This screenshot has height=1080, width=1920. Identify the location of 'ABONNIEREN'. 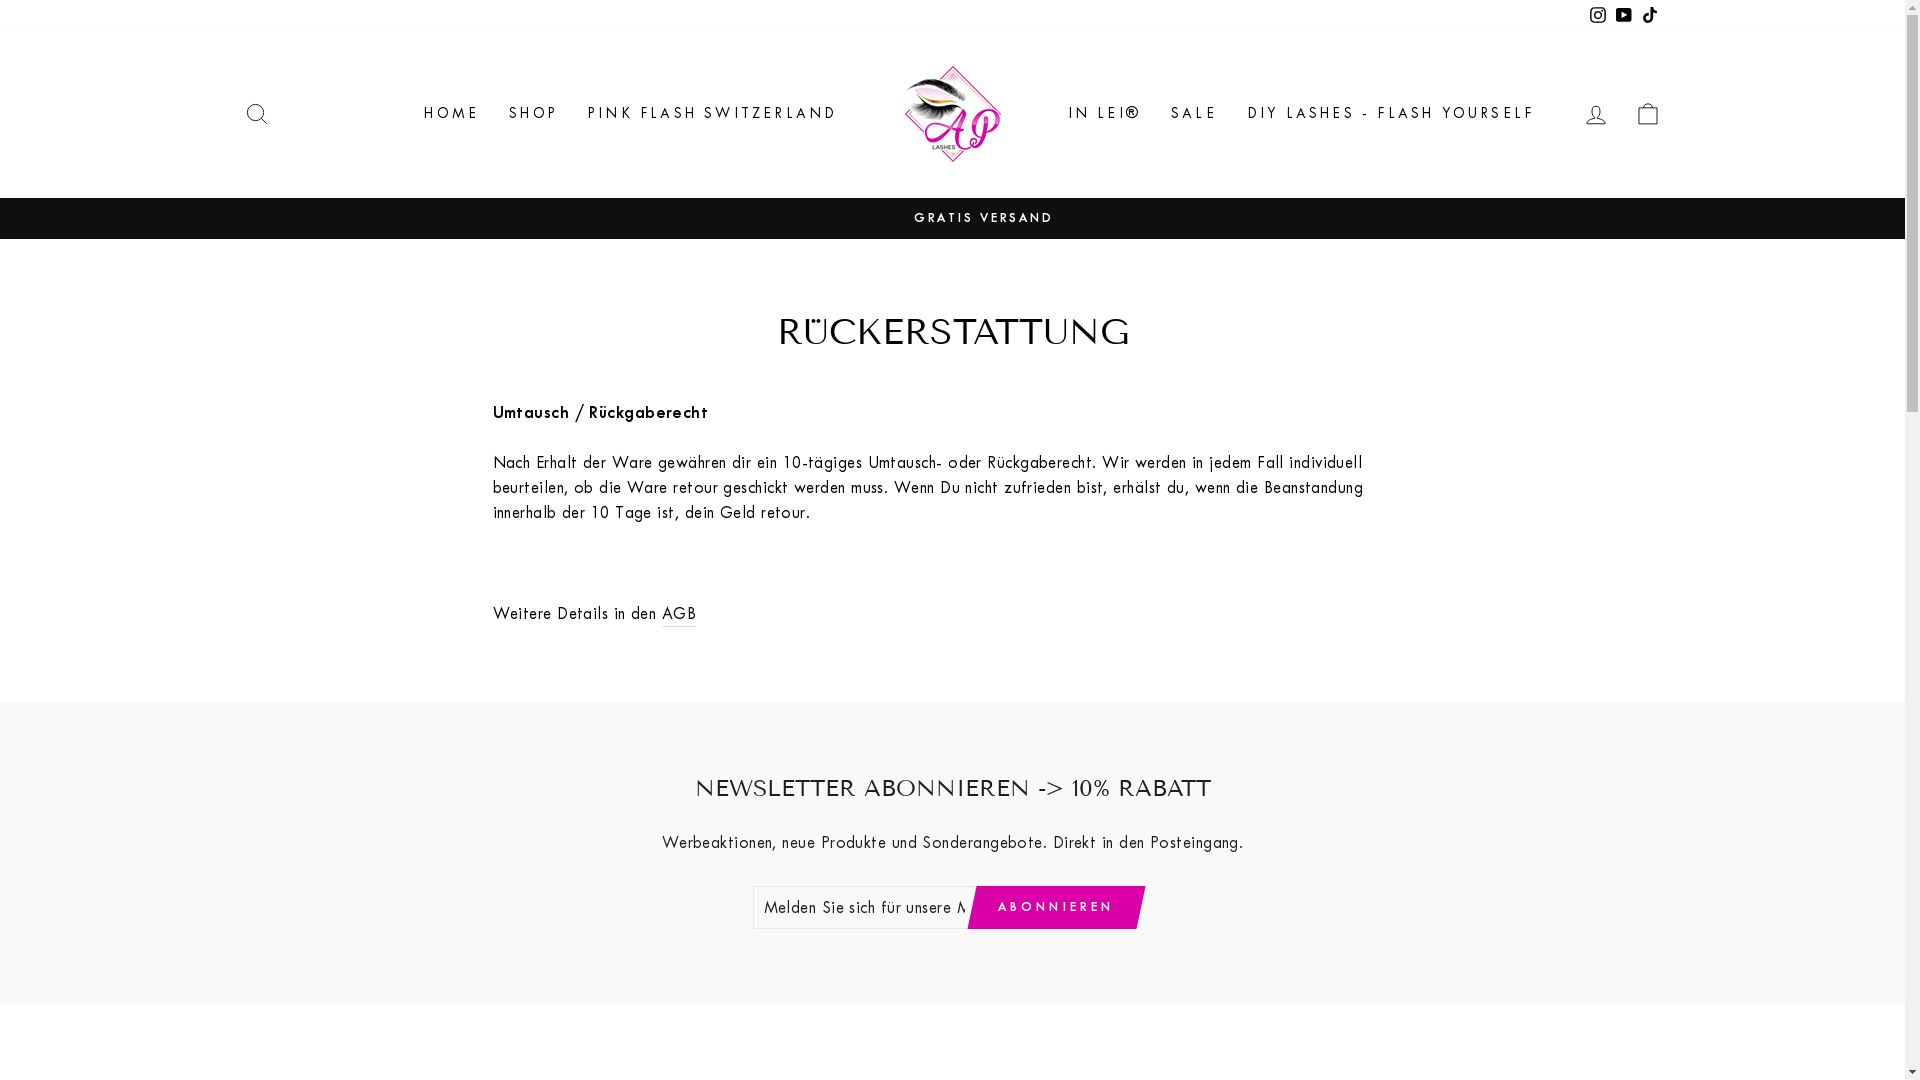
(978, 907).